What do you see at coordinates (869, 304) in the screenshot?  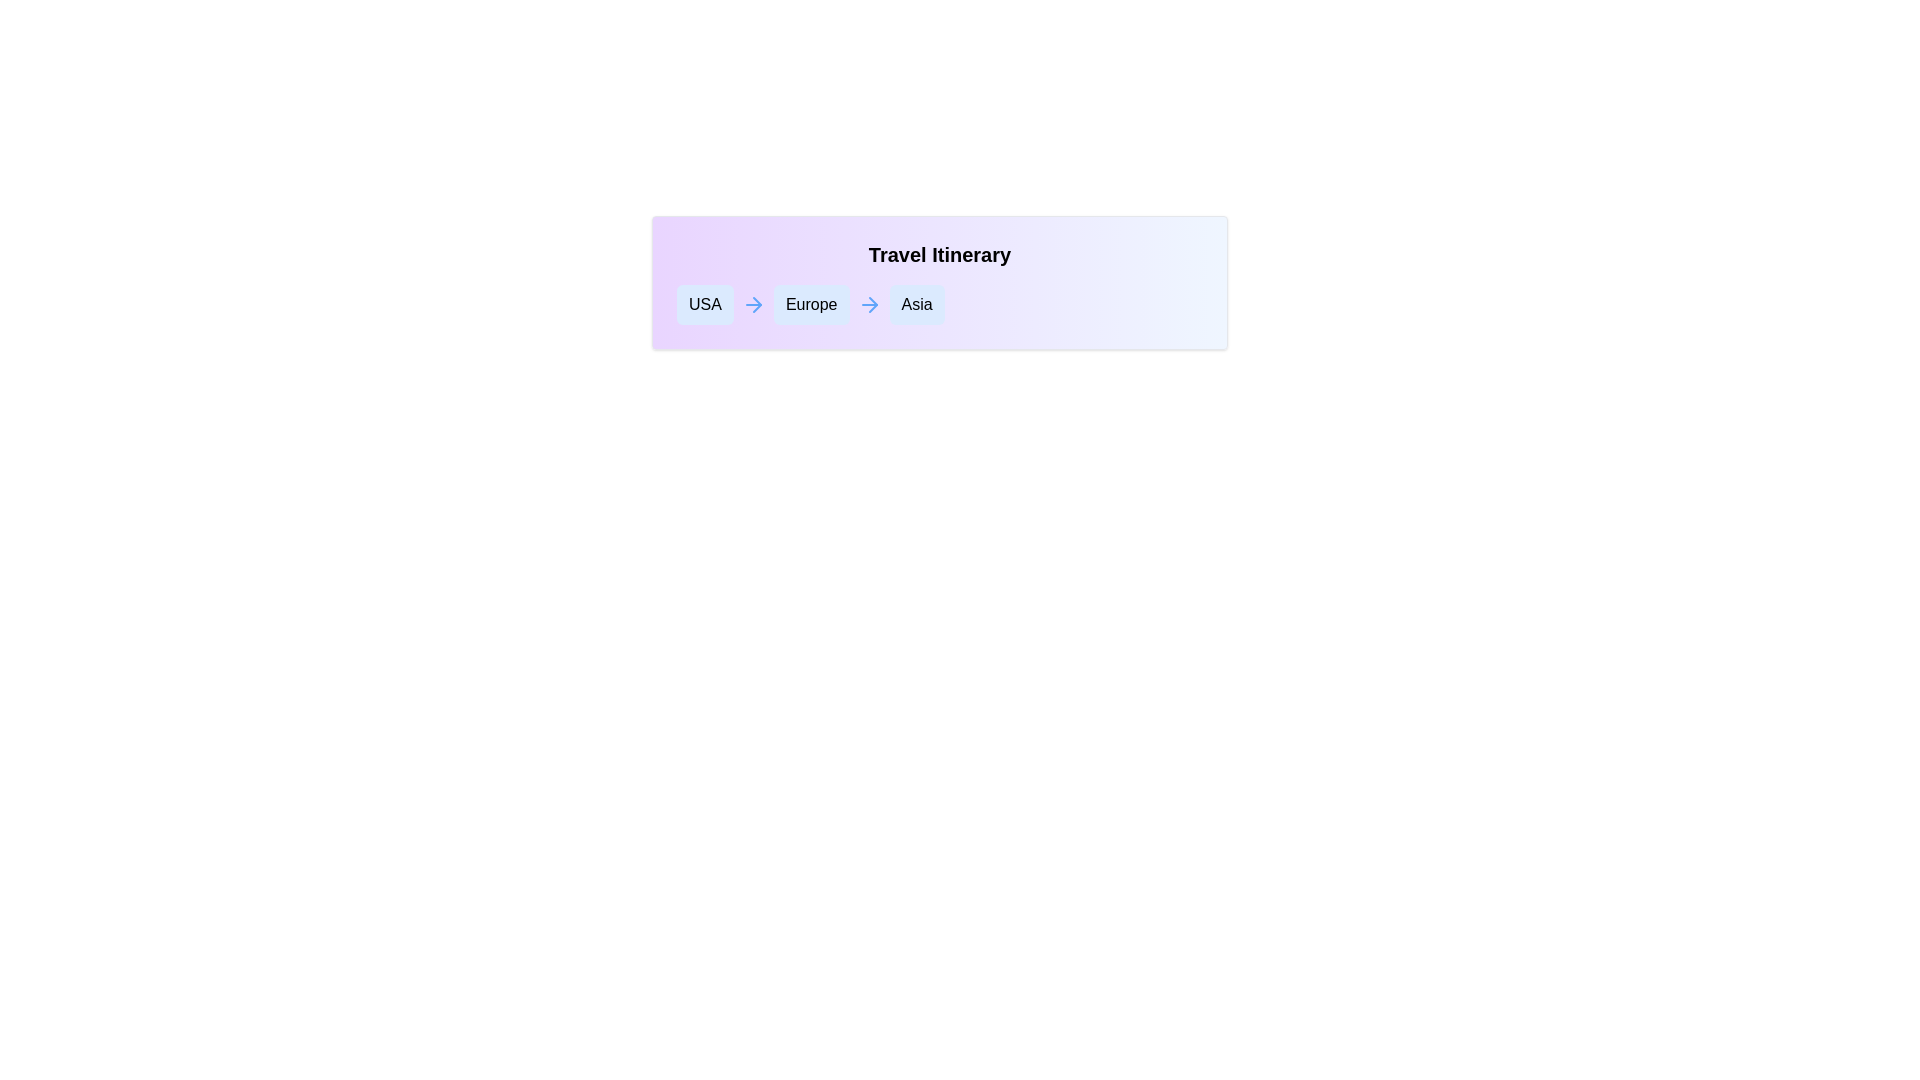 I see `the arrow icon that visually indicates progression between 'Europe' and 'Asia', positioned between the 'Europe' button and the 'Asia' button` at bounding box center [869, 304].